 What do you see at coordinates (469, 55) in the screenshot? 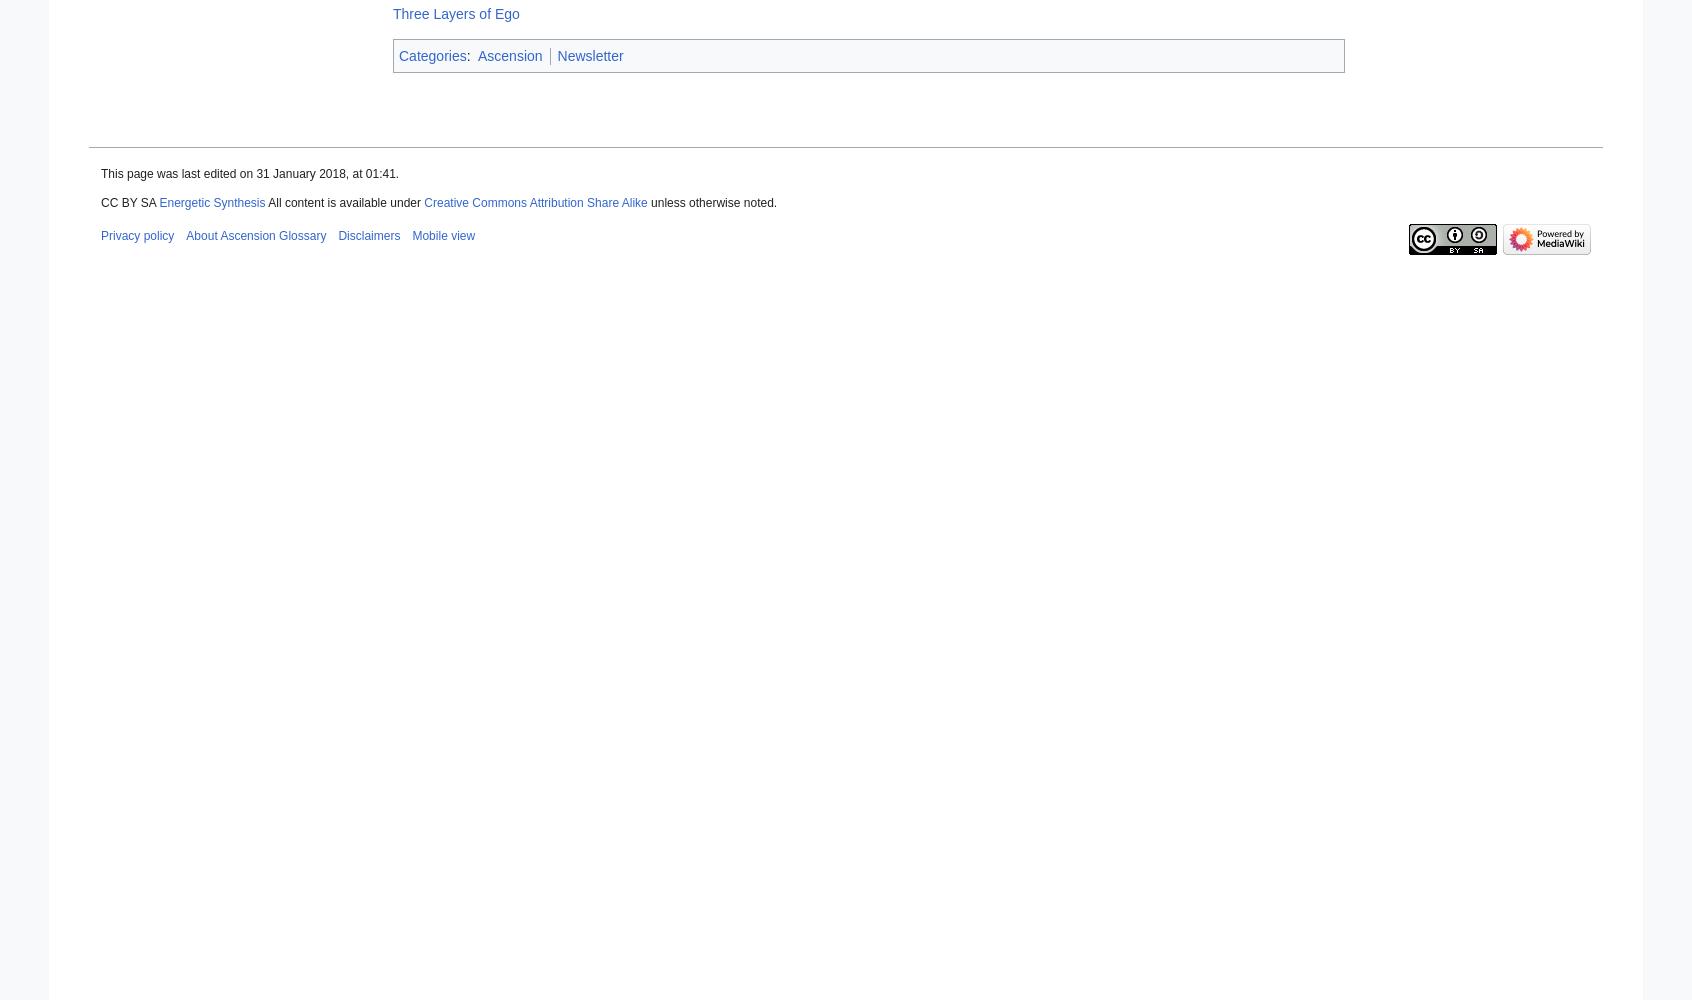
I see `':'` at bounding box center [469, 55].